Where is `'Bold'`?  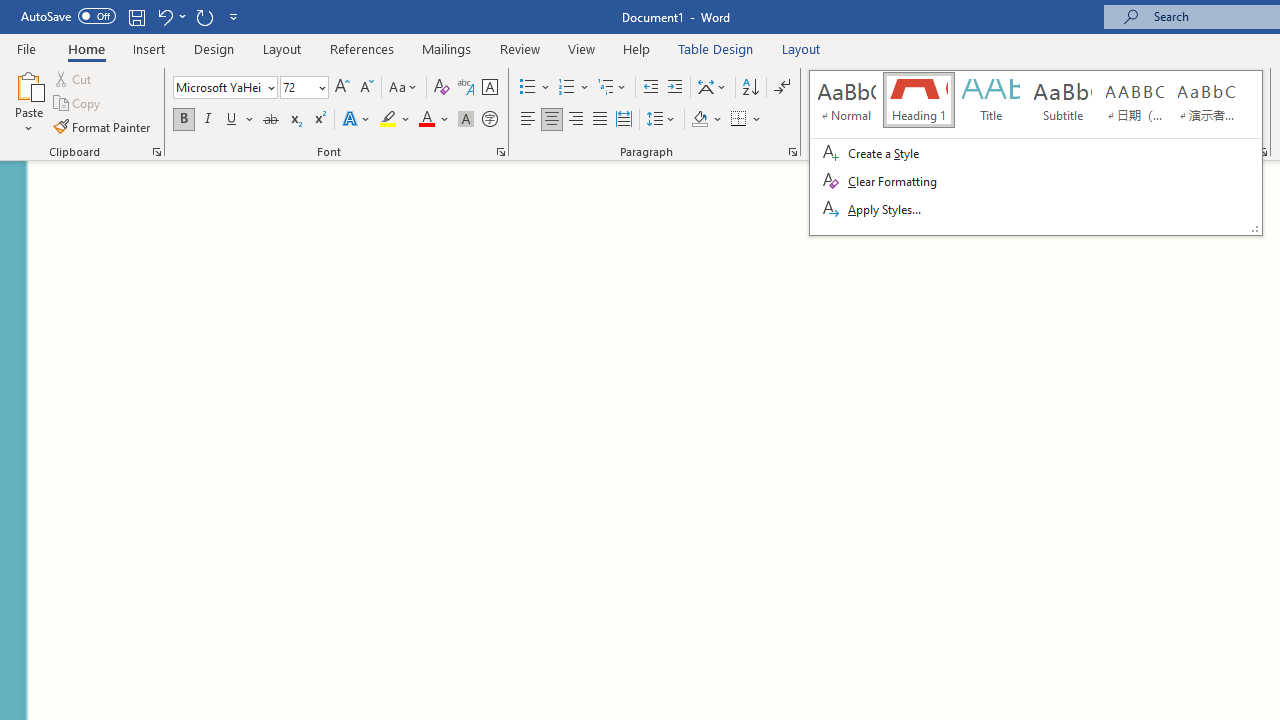
'Bold' is located at coordinates (183, 119).